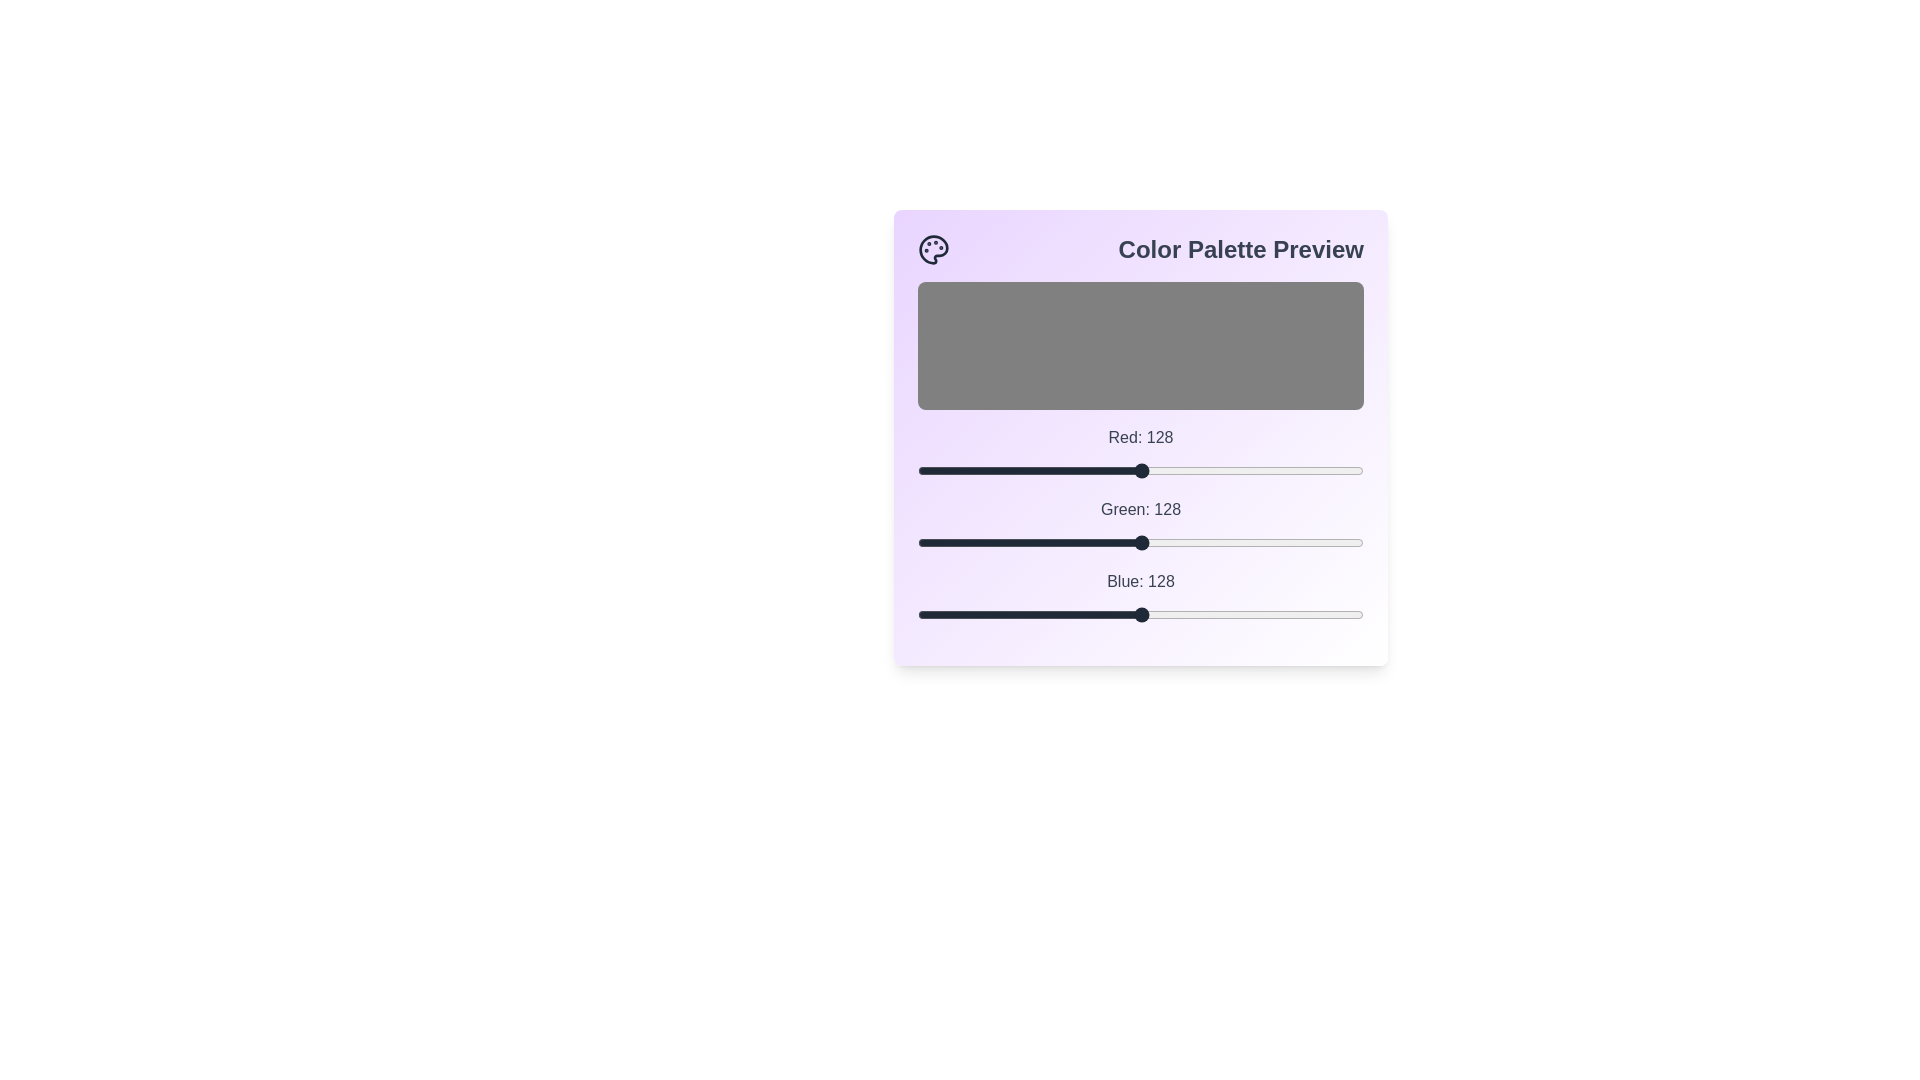 Image resolution: width=1920 pixels, height=1080 pixels. Describe the element at coordinates (1316, 543) in the screenshot. I see `the green intensity` at that location.